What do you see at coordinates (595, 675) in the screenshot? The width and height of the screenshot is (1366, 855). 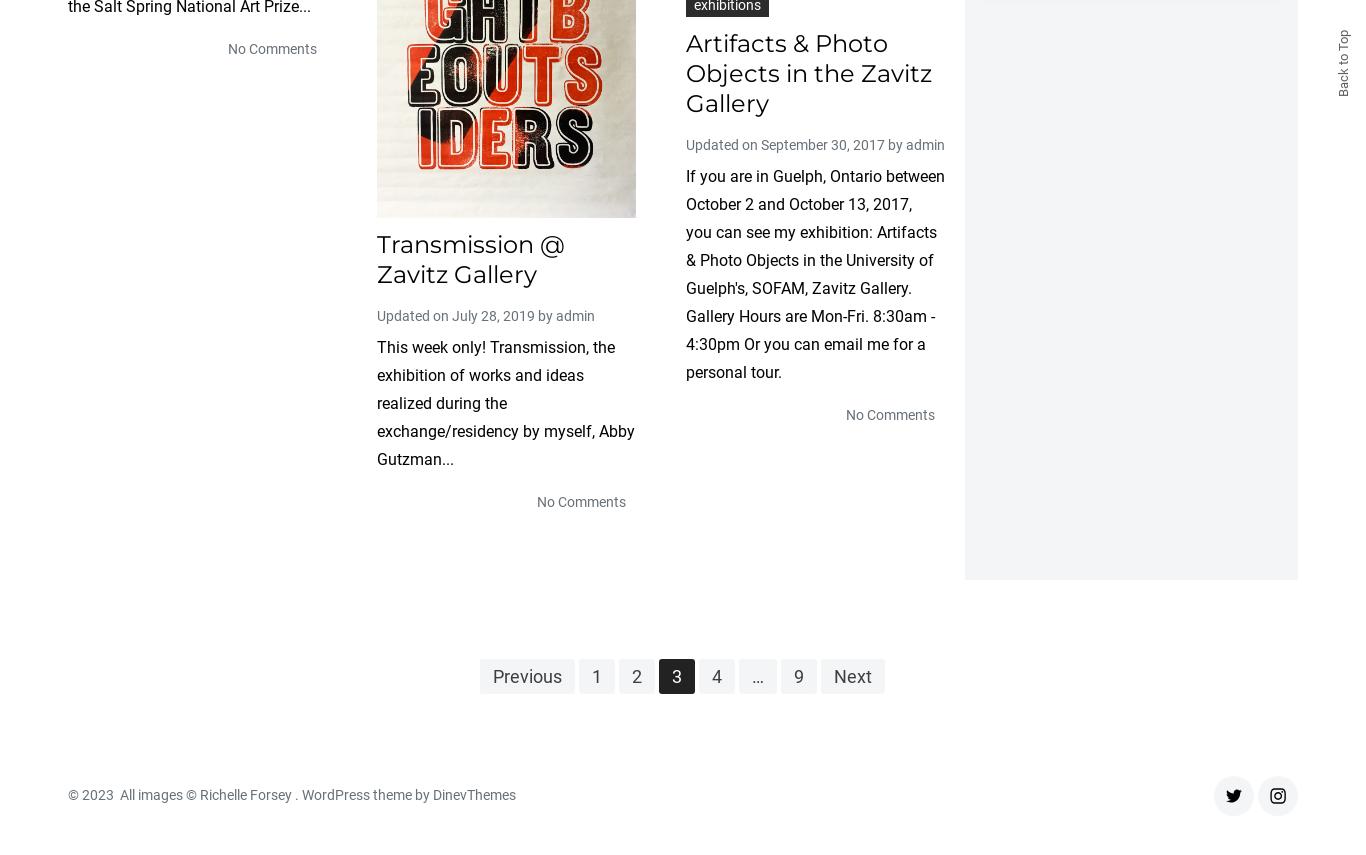 I see `'1'` at bounding box center [595, 675].